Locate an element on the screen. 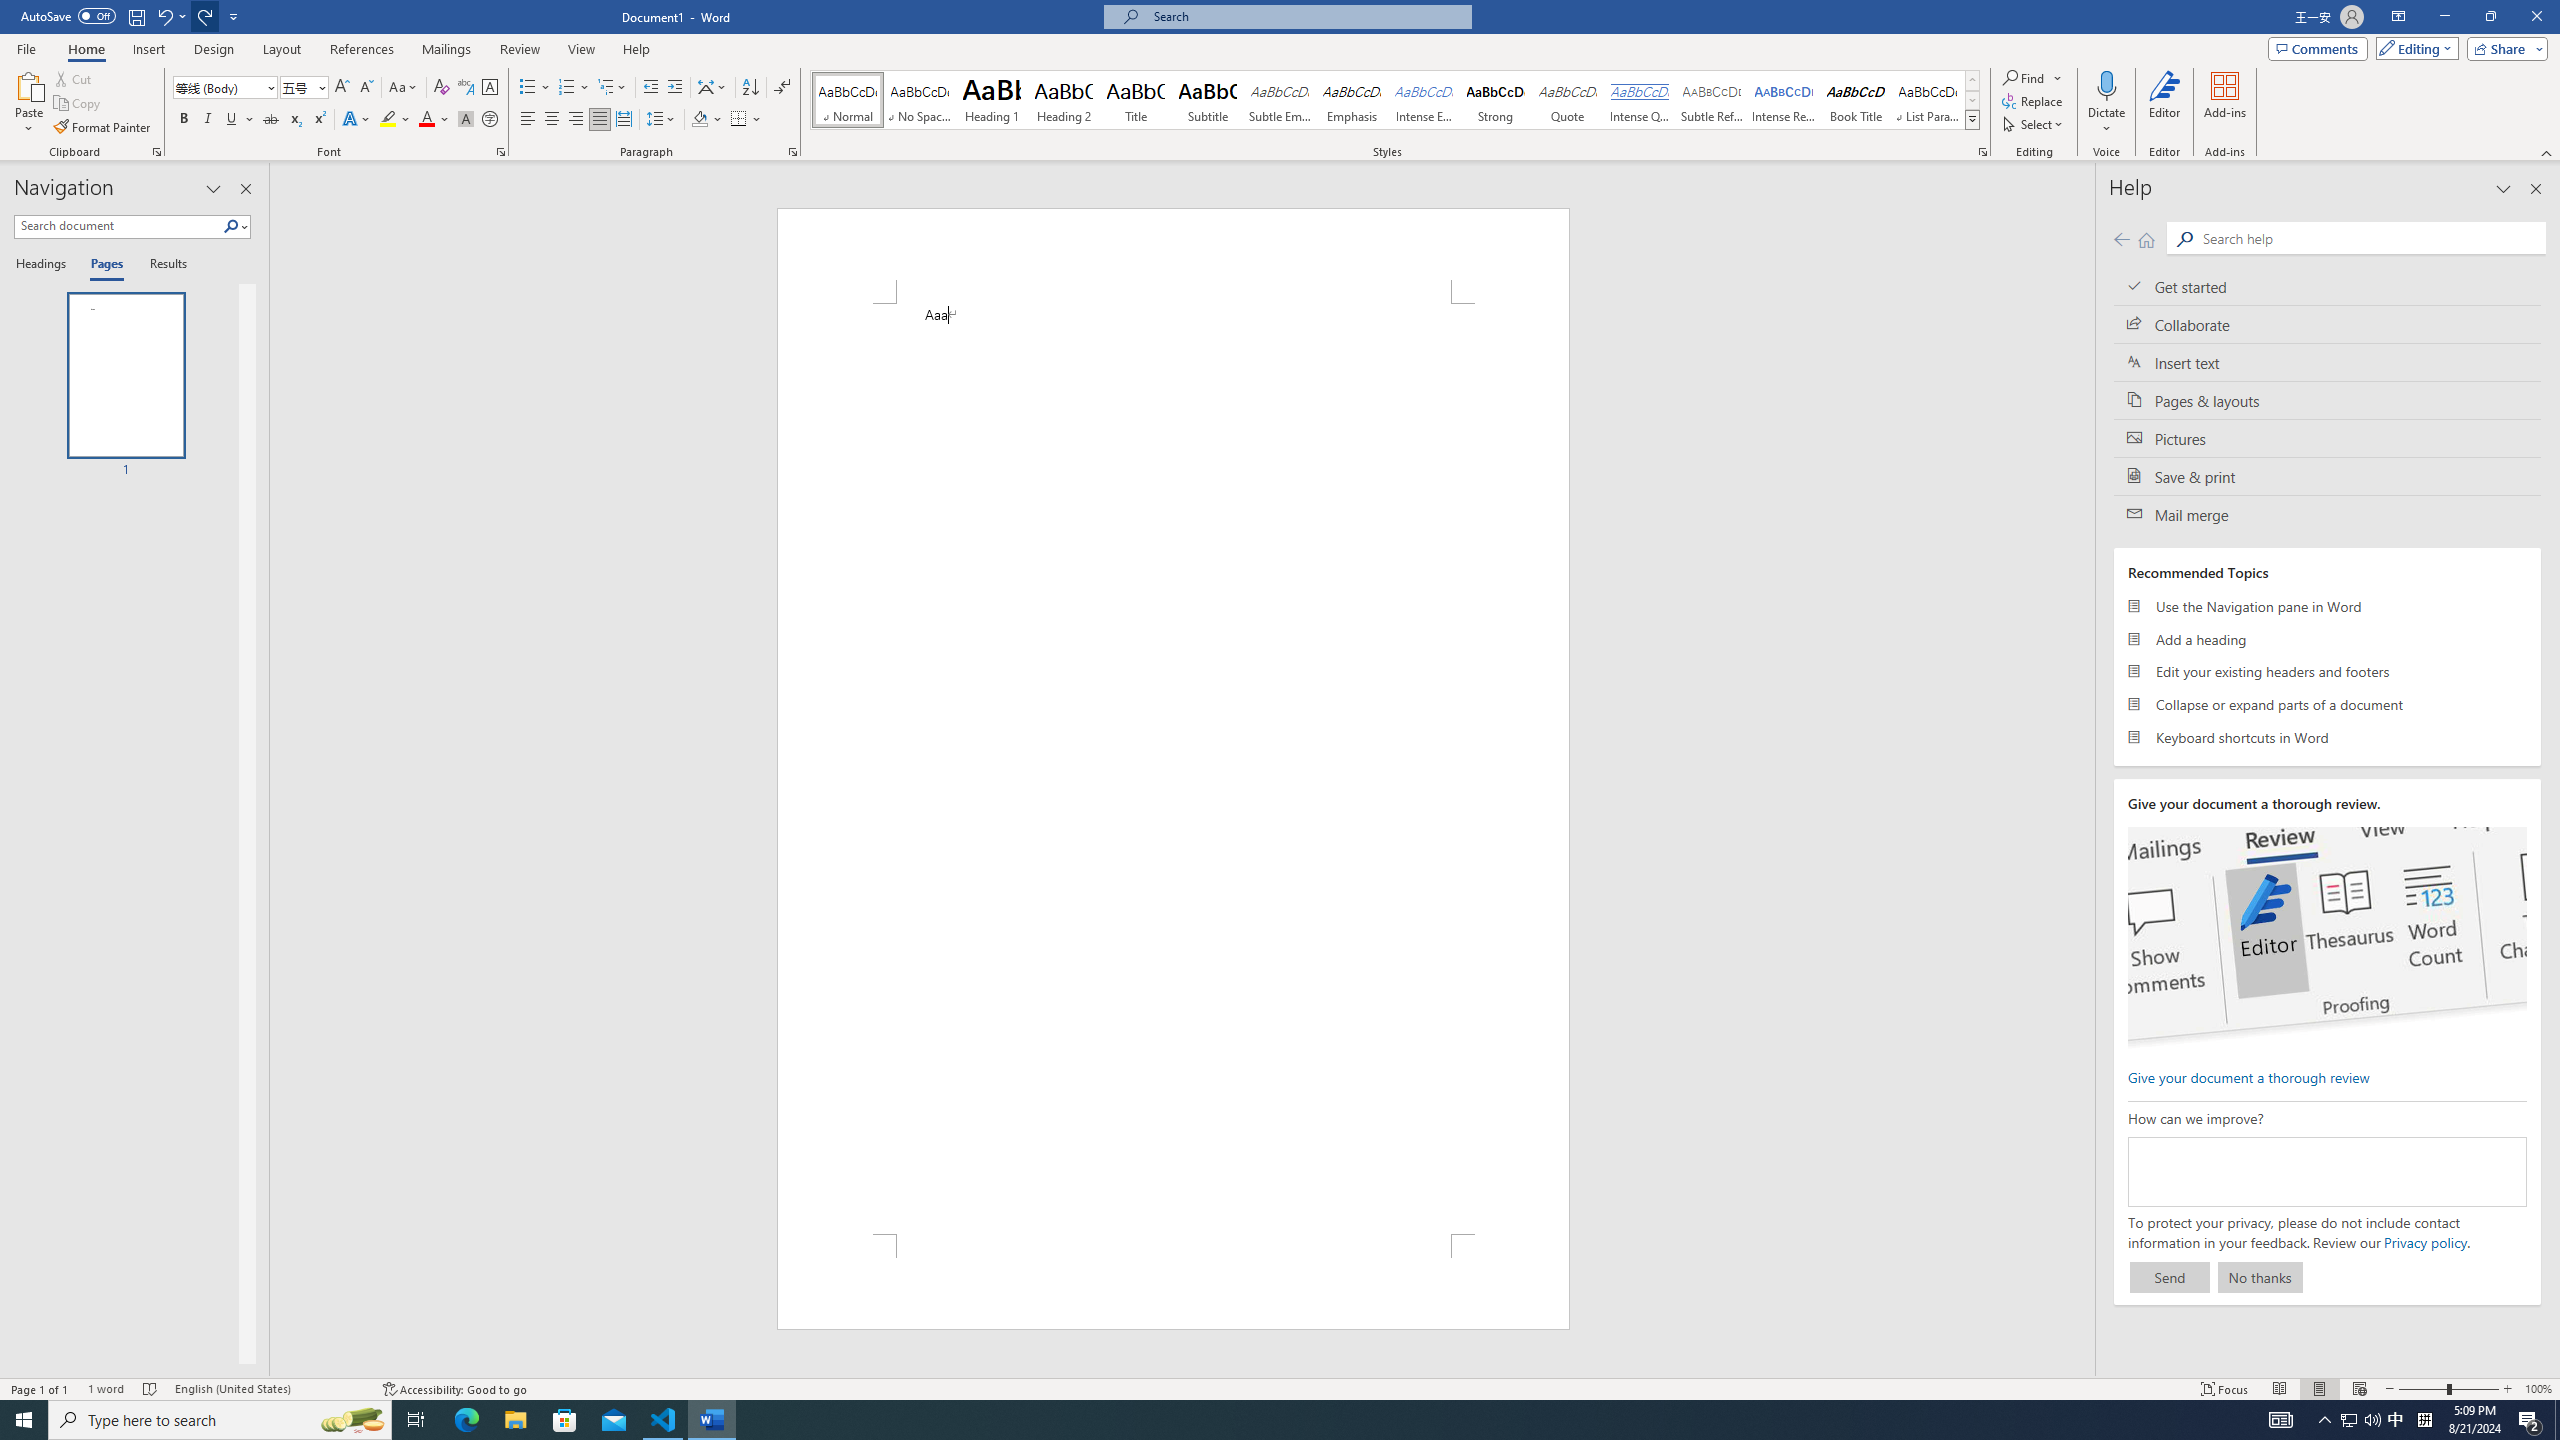 Image resolution: width=2560 pixels, height=1440 pixels. 'Add a heading' is located at coordinates (2327, 639).